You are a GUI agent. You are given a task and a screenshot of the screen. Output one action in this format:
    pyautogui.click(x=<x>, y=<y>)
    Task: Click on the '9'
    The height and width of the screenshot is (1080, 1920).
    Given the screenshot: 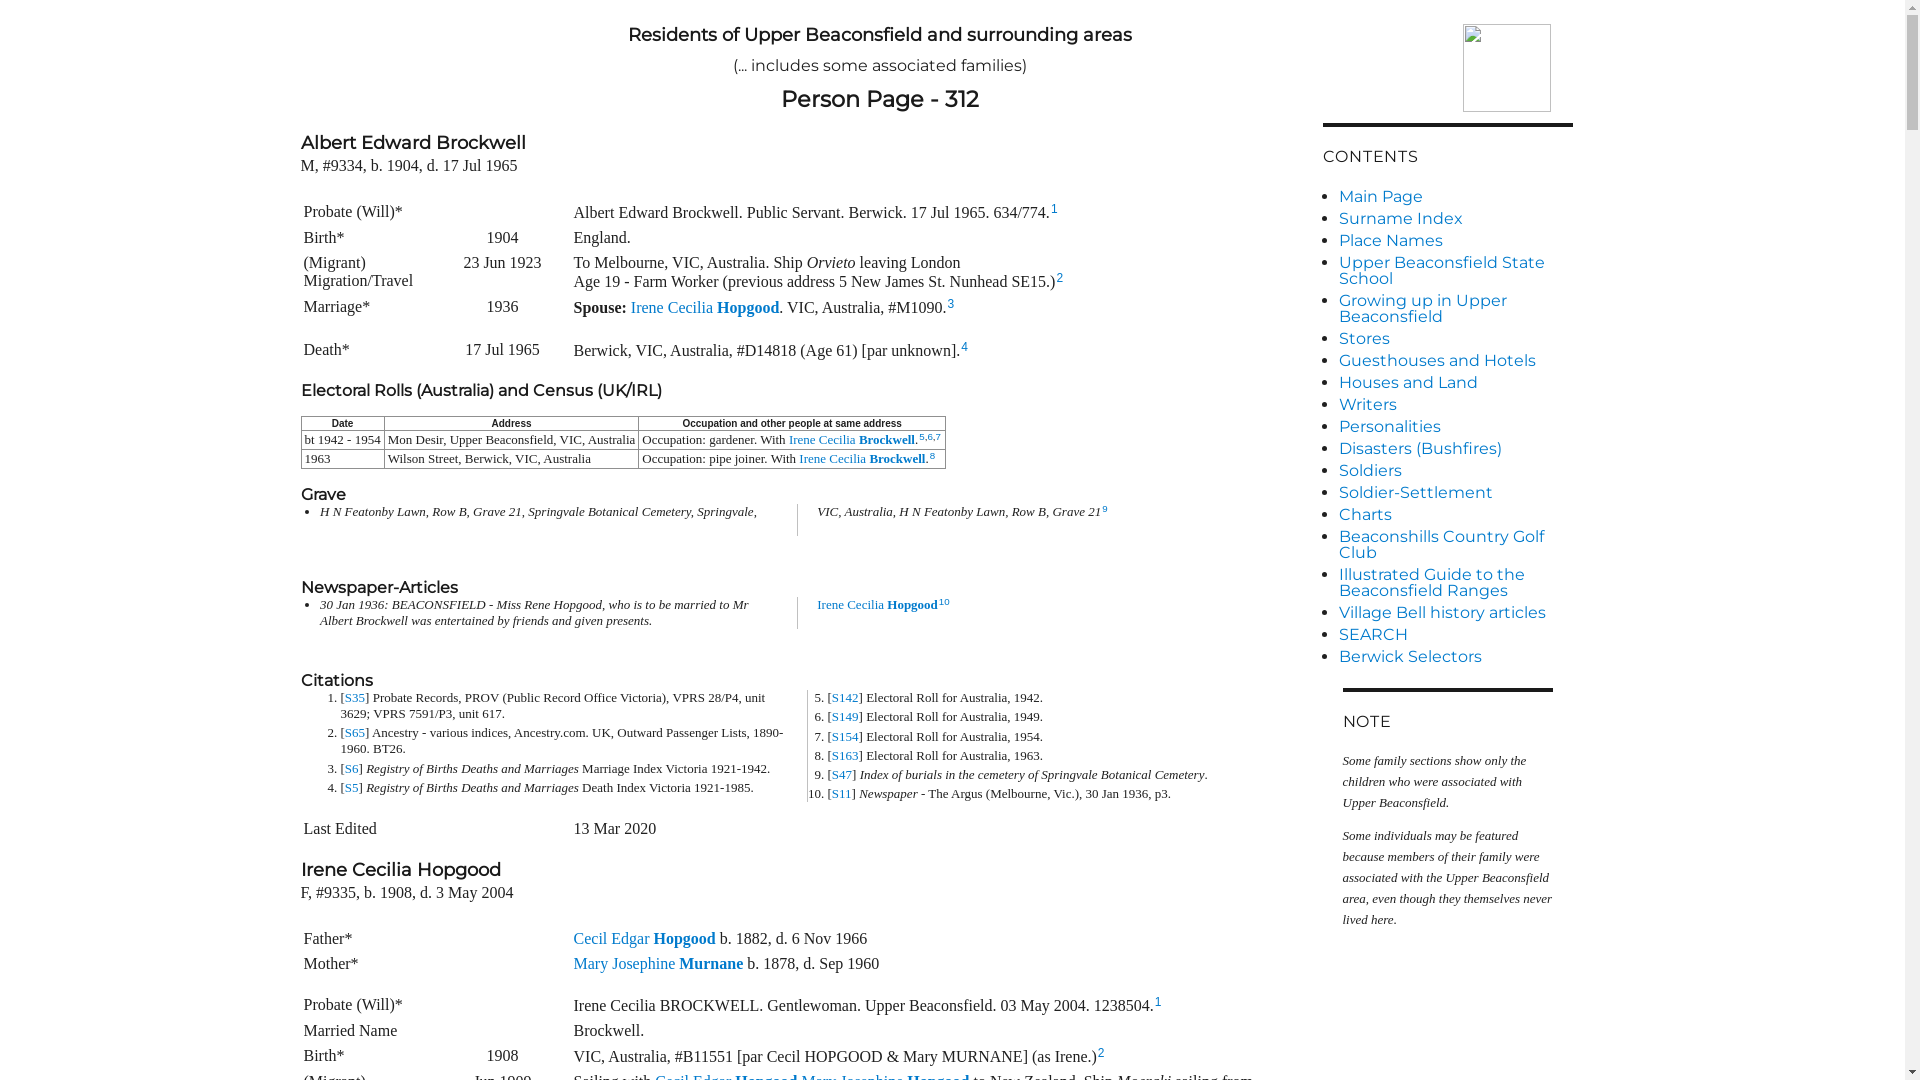 What is the action you would take?
    pyautogui.click(x=1103, y=507)
    